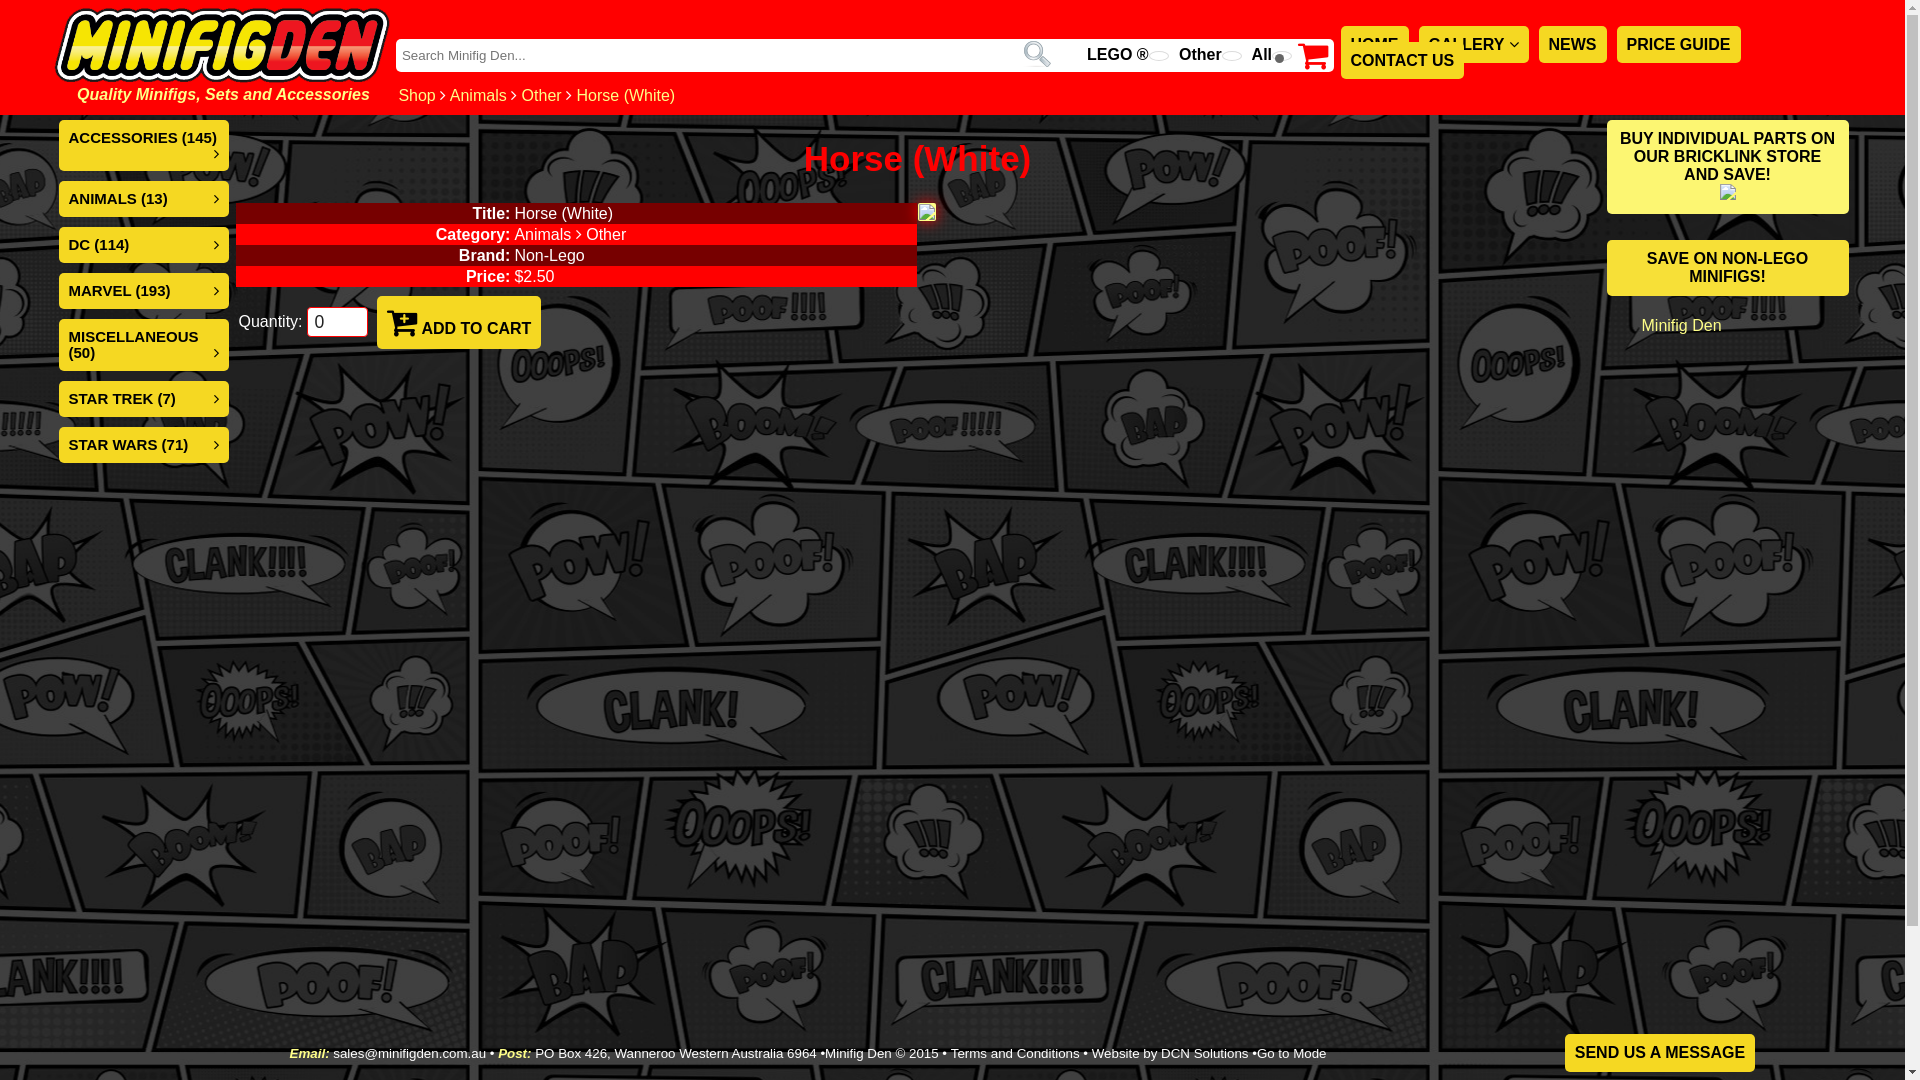 This screenshot has width=1920, height=1080. What do you see at coordinates (1339, 59) in the screenshot?
I see `'CONTACT US'` at bounding box center [1339, 59].